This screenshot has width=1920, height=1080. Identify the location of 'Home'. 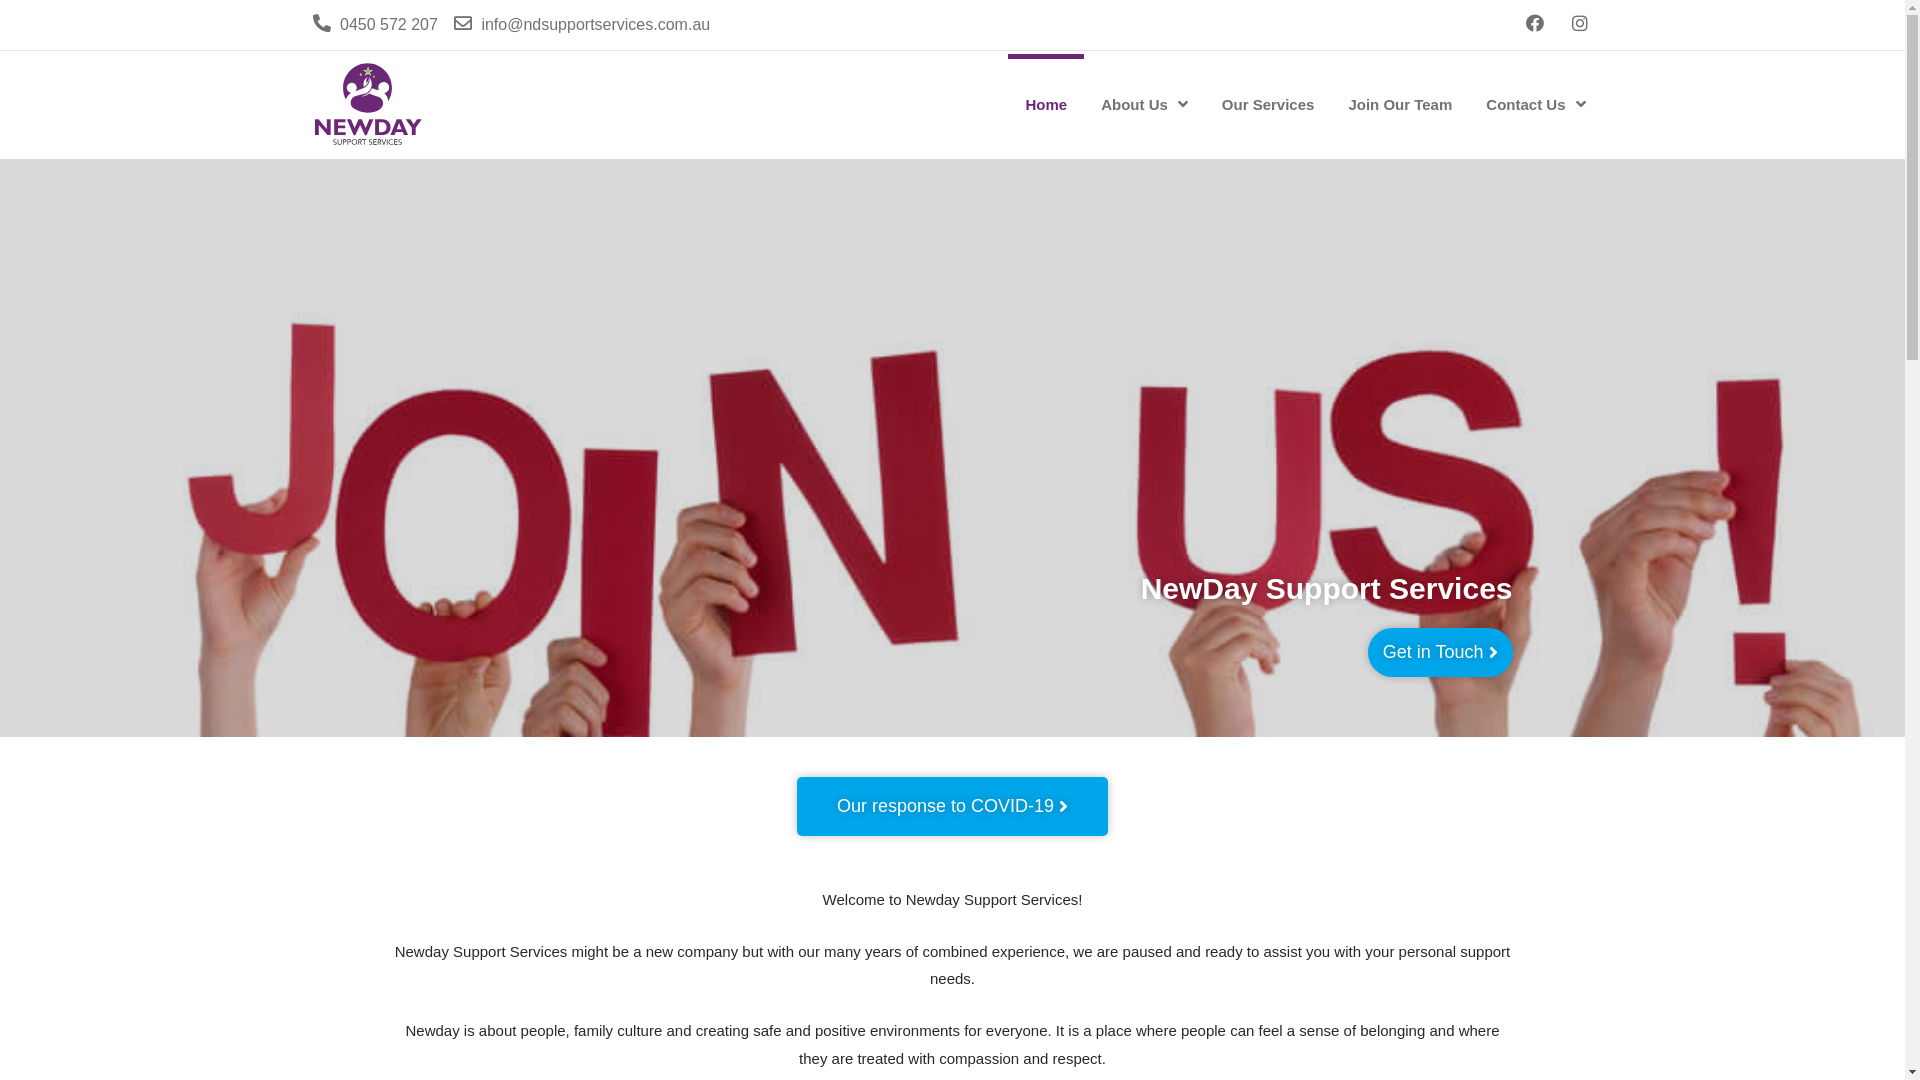
(1045, 104).